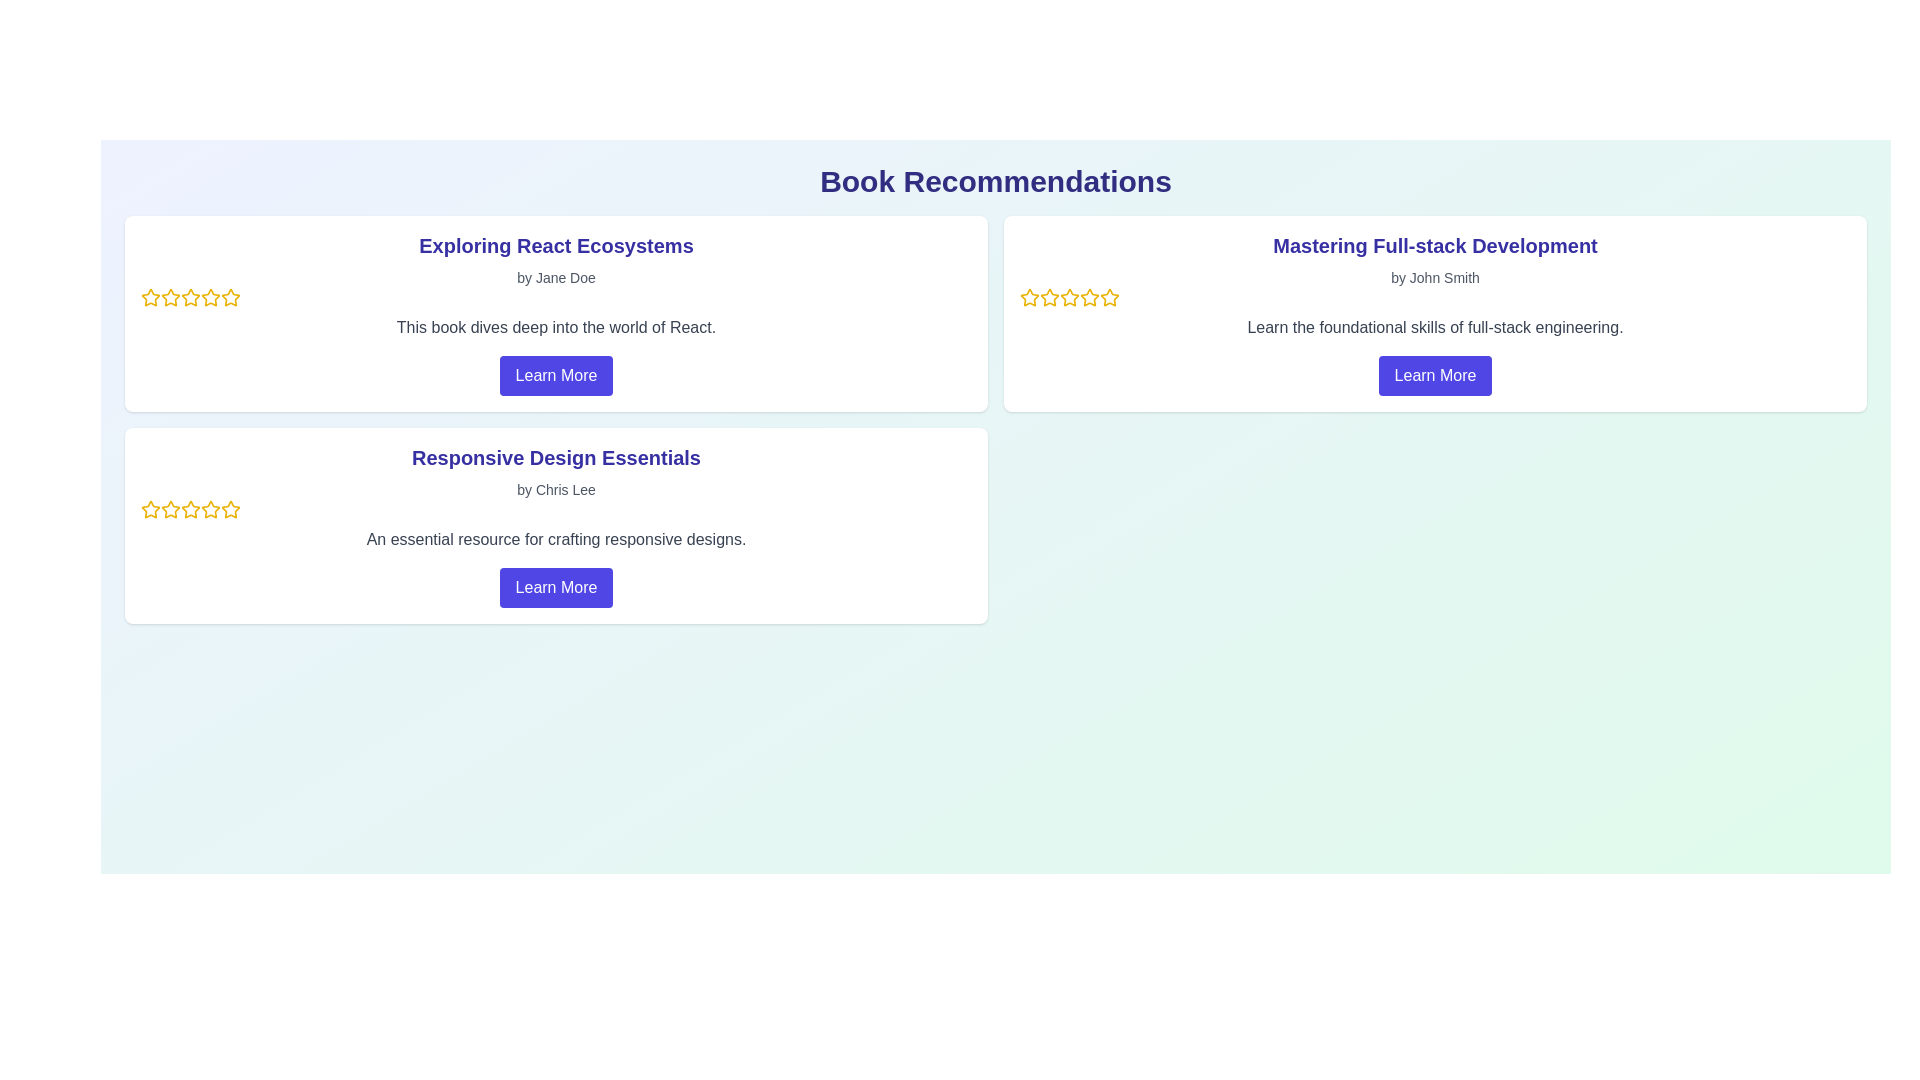 The image size is (1920, 1080). What do you see at coordinates (148, 508) in the screenshot?
I see `the first star icon in the rating system for the 'Responsive Design Essentials' item` at bounding box center [148, 508].